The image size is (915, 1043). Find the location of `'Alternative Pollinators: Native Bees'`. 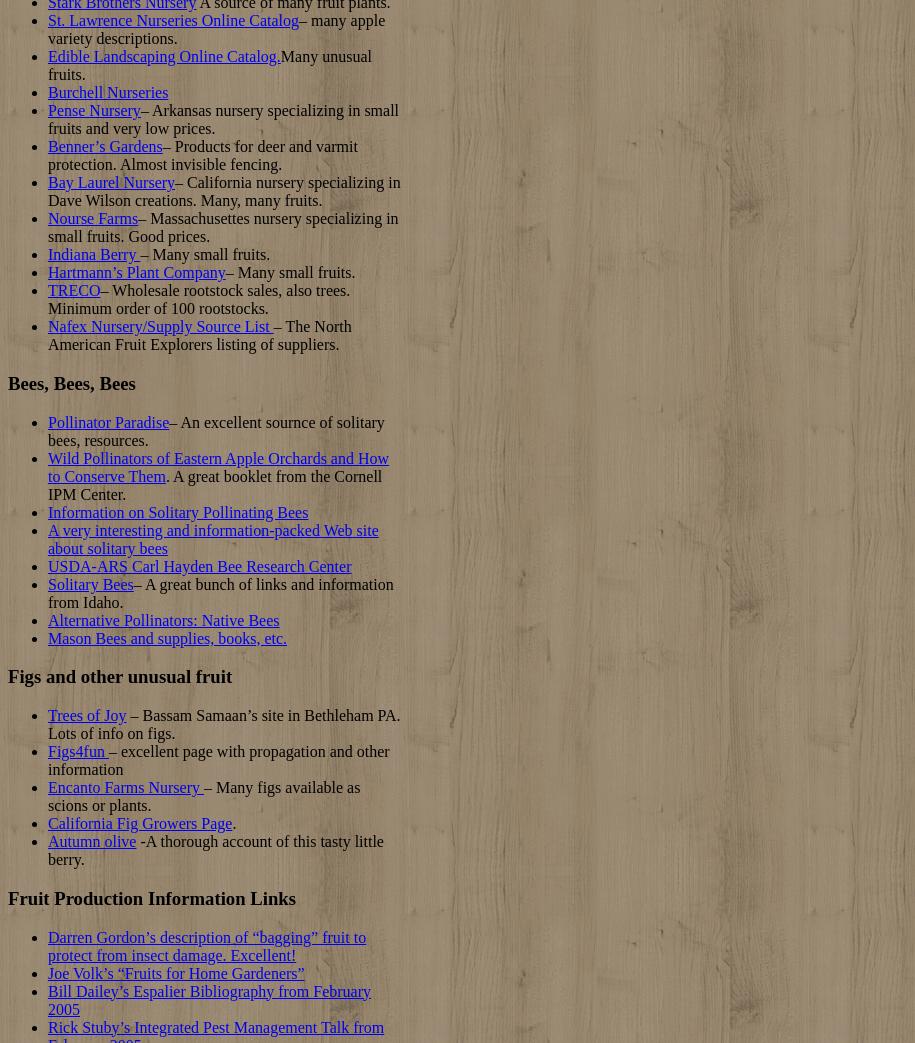

'Alternative Pollinators: Native Bees' is located at coordinates (162, 618).